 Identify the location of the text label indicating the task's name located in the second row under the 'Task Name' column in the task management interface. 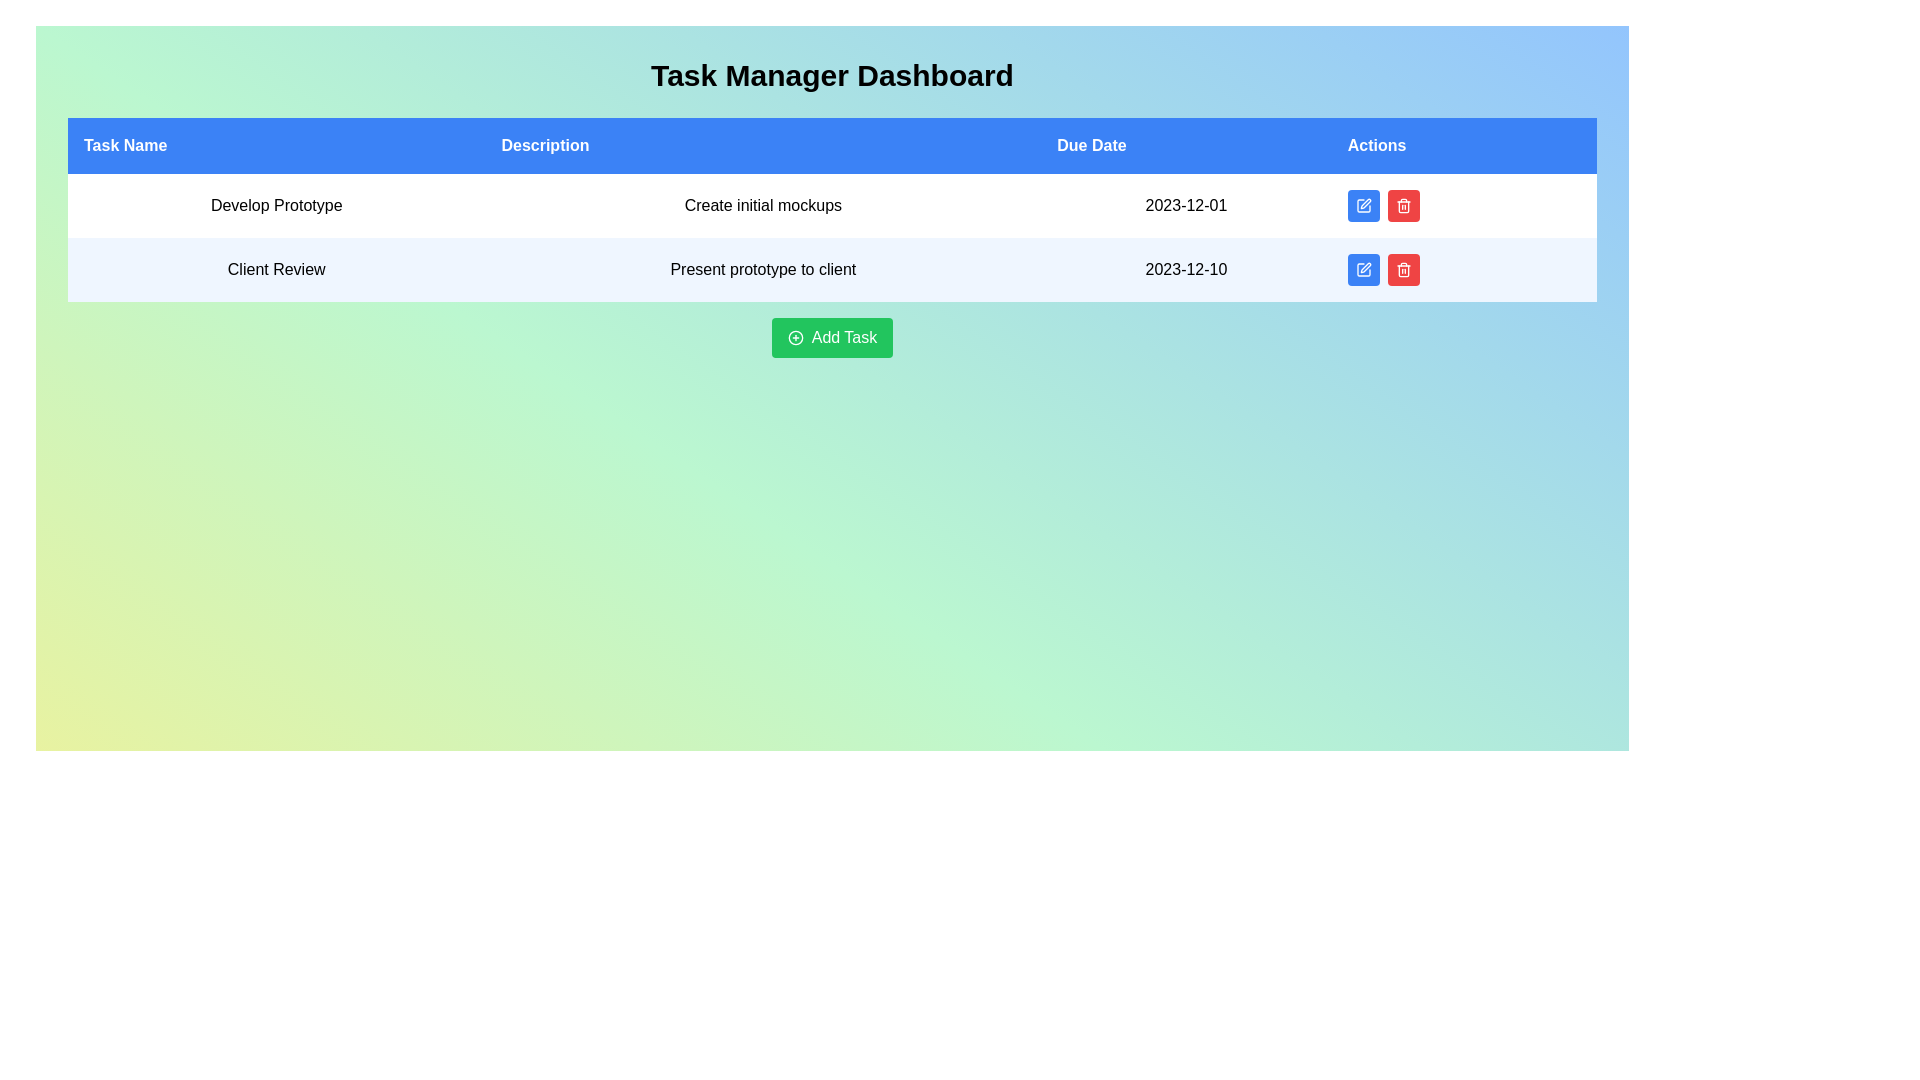
(275, 270).